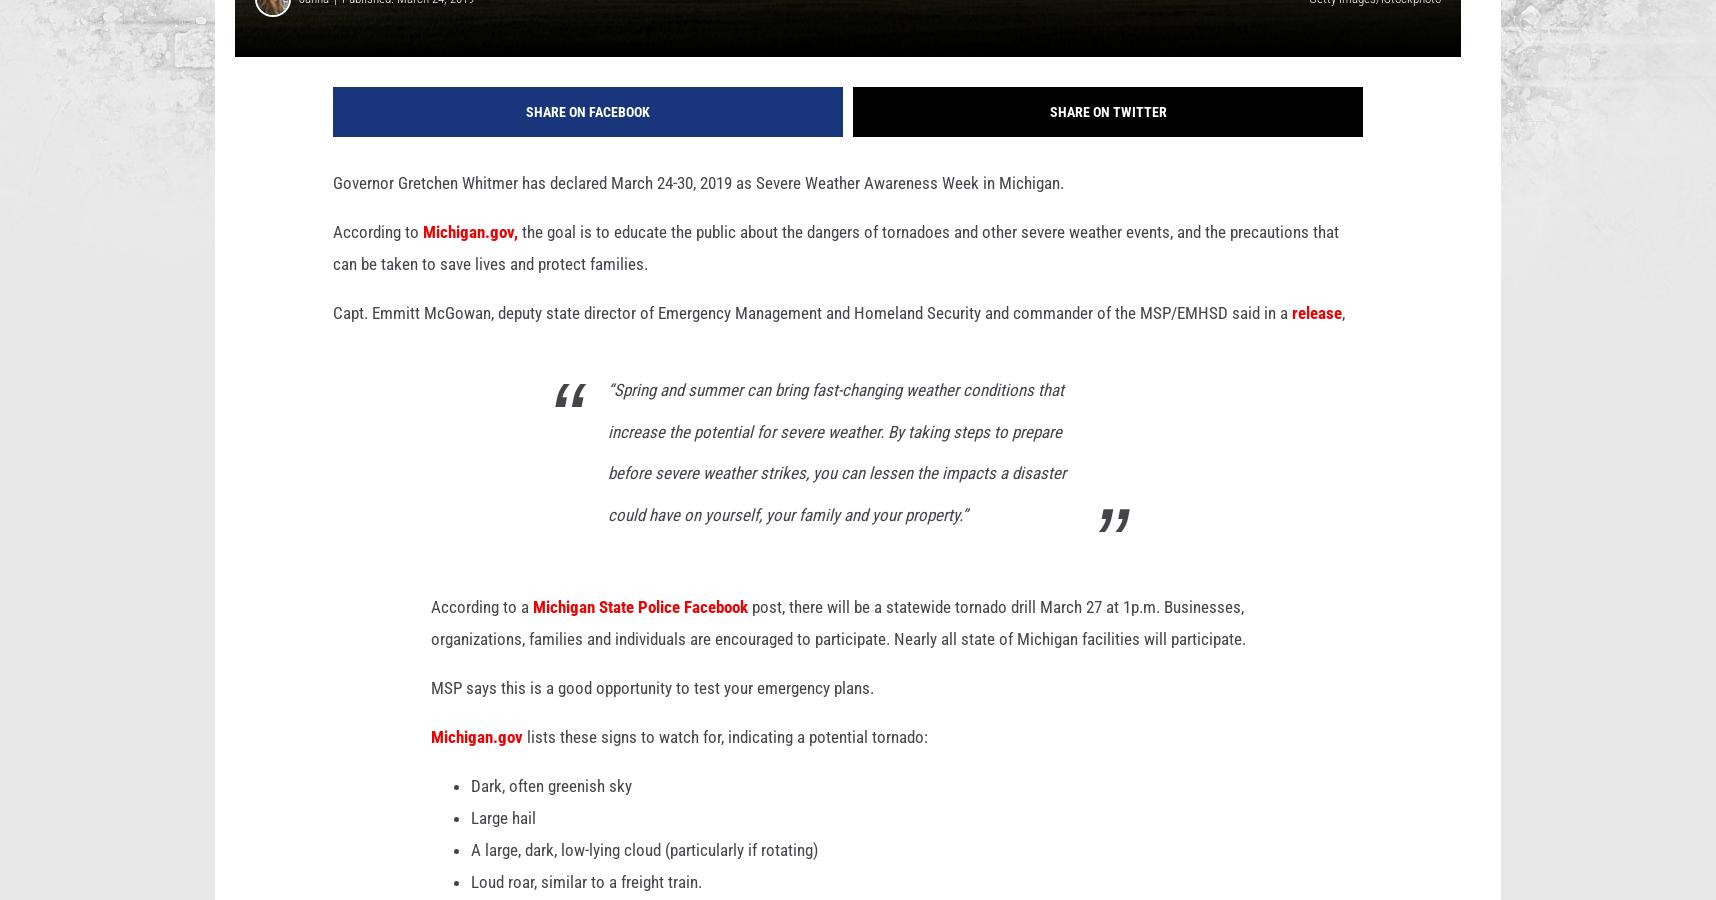 This screenshot has height=900, width=1716. Describe the element at coordinates (481, 638) in the screenshot. I see `'According to a'` at that location.